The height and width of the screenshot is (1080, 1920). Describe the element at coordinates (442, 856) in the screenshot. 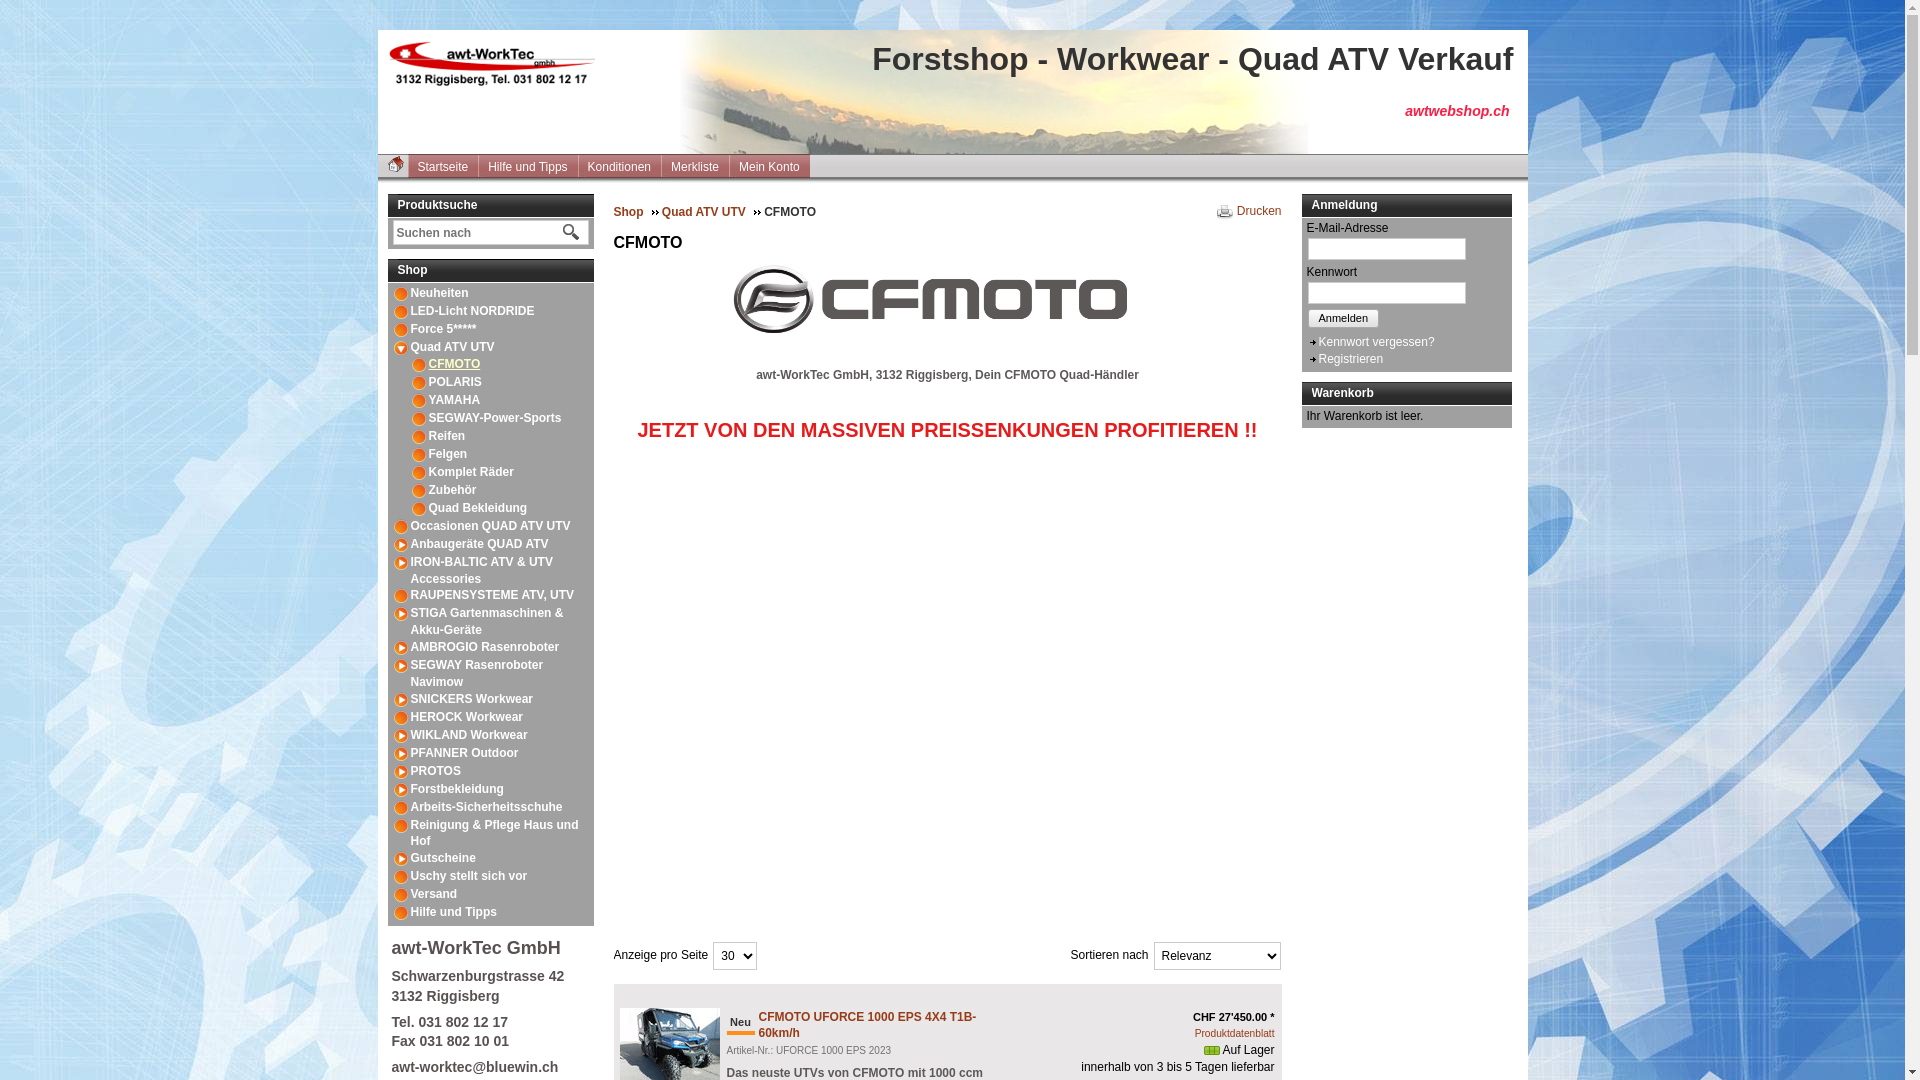

I see `'Gutscheine'` at that location.